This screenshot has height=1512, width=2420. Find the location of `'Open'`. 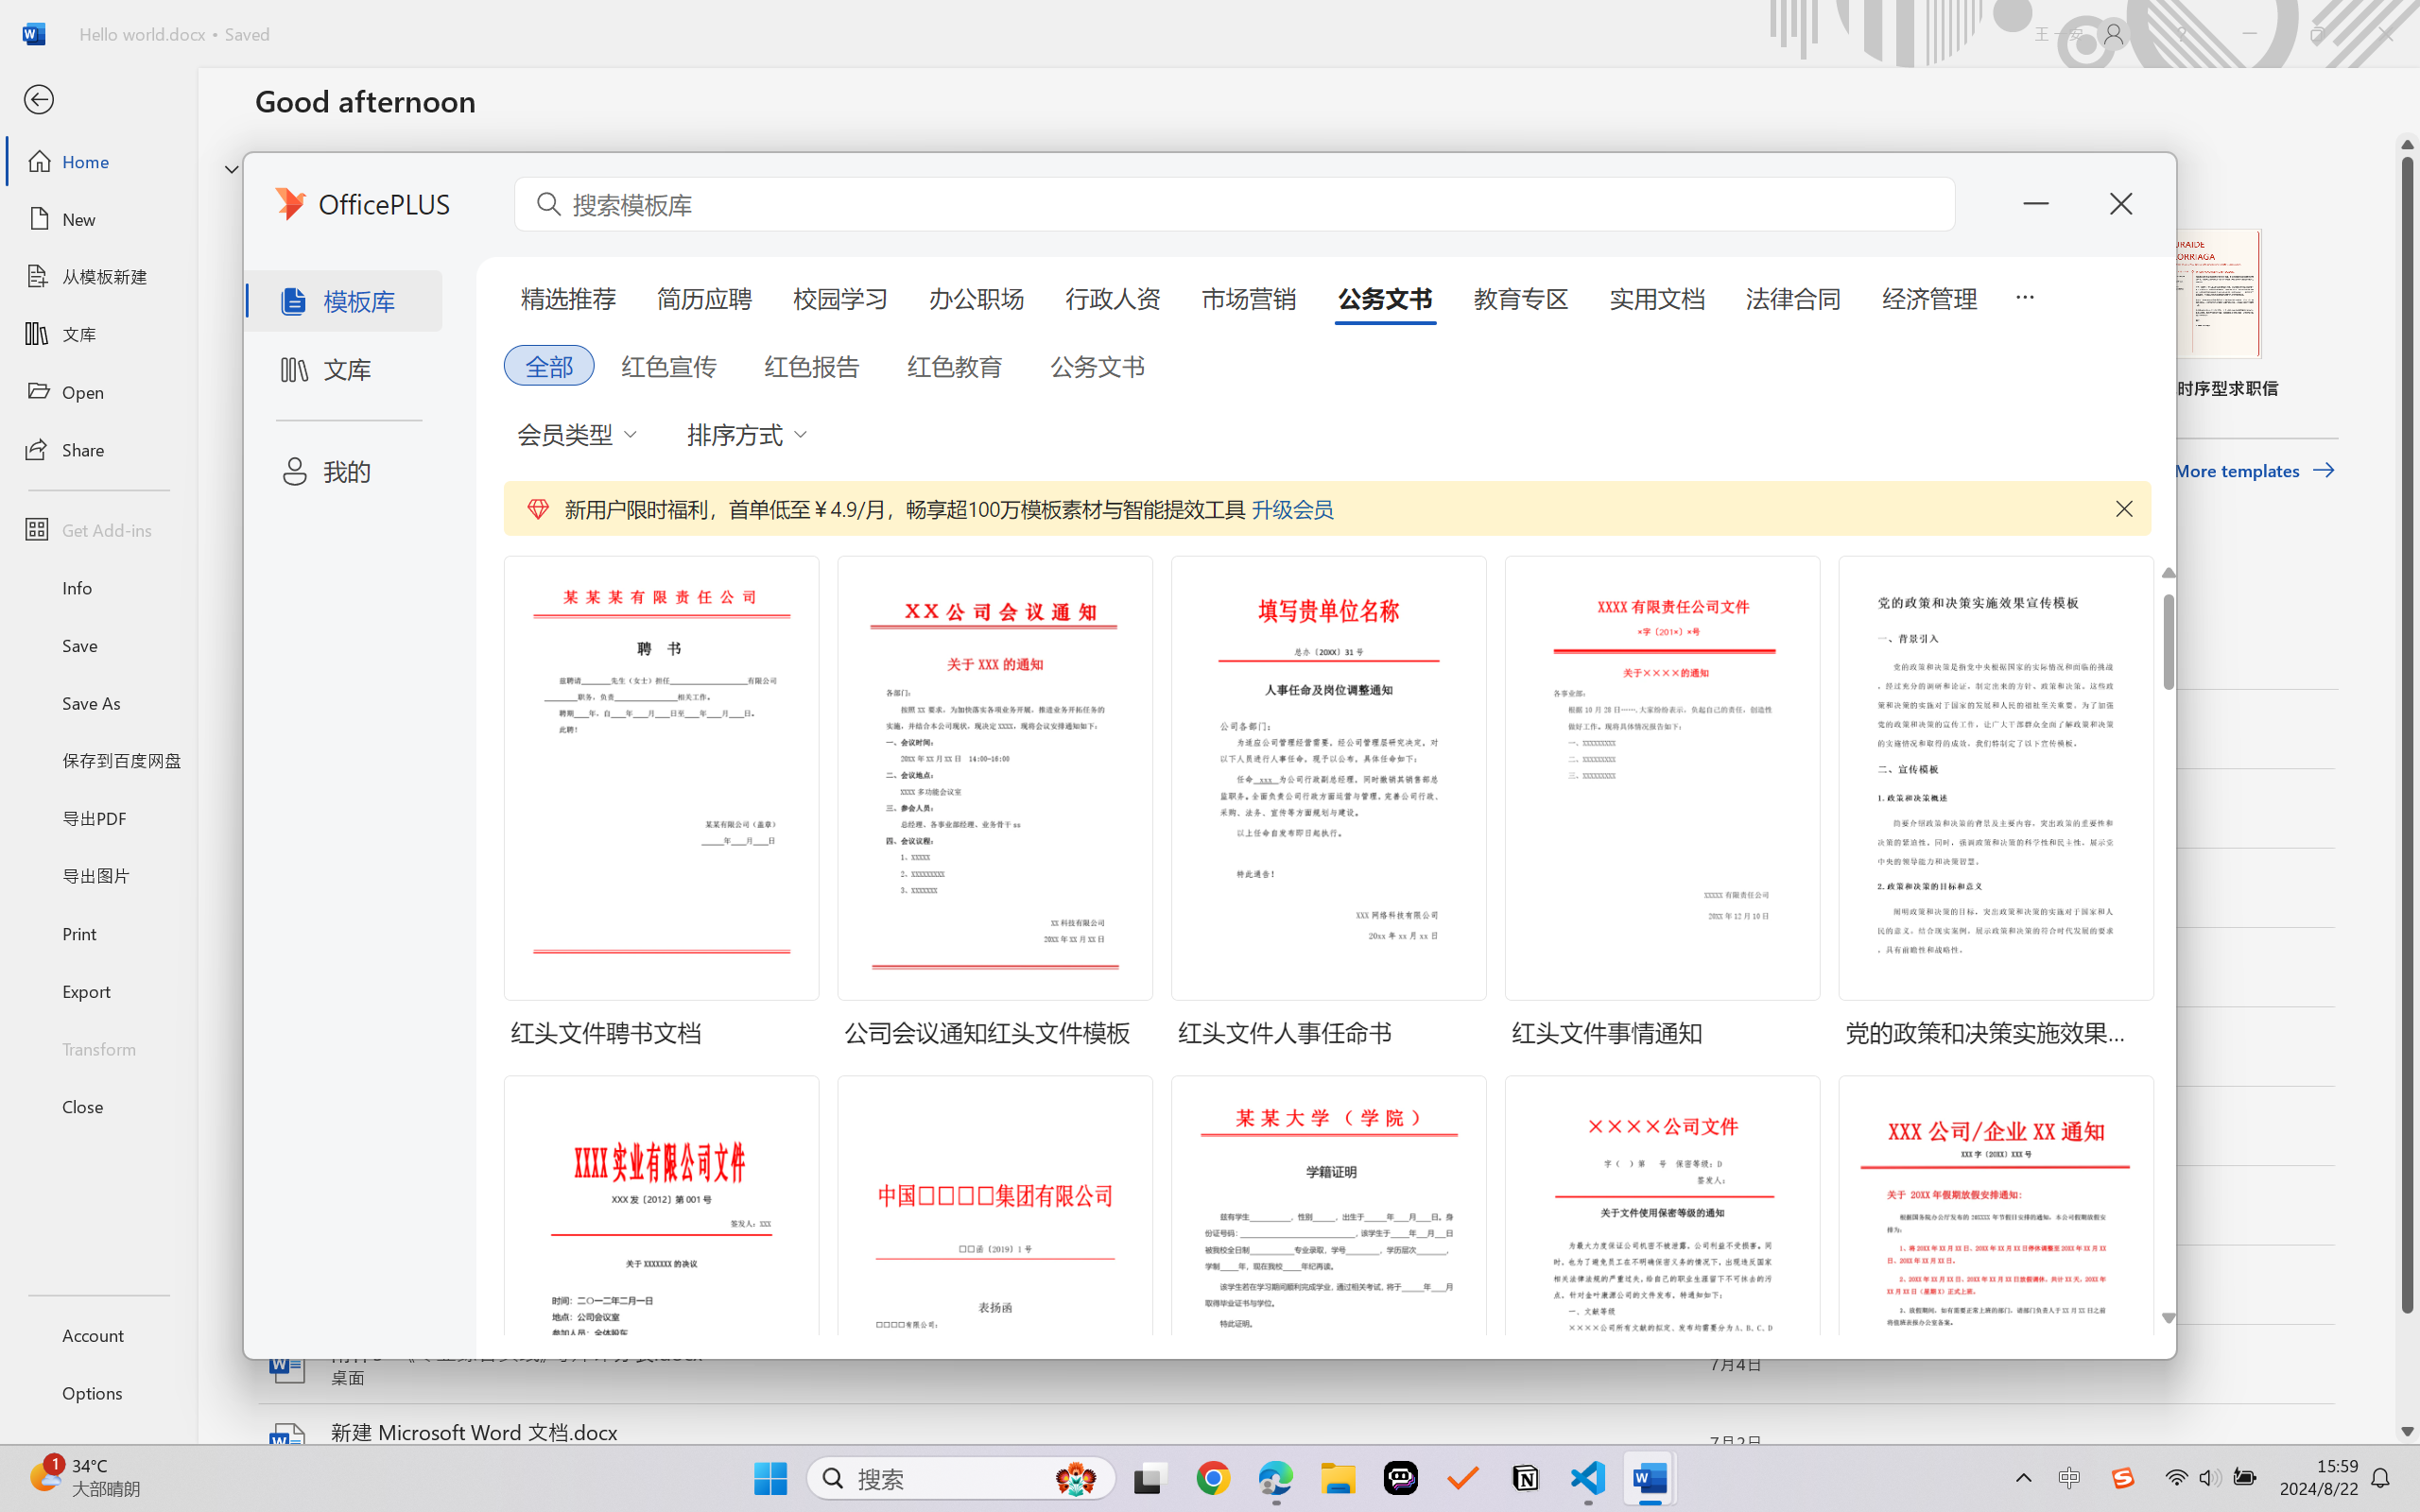

'Open' is located at coordinates (97, 391).